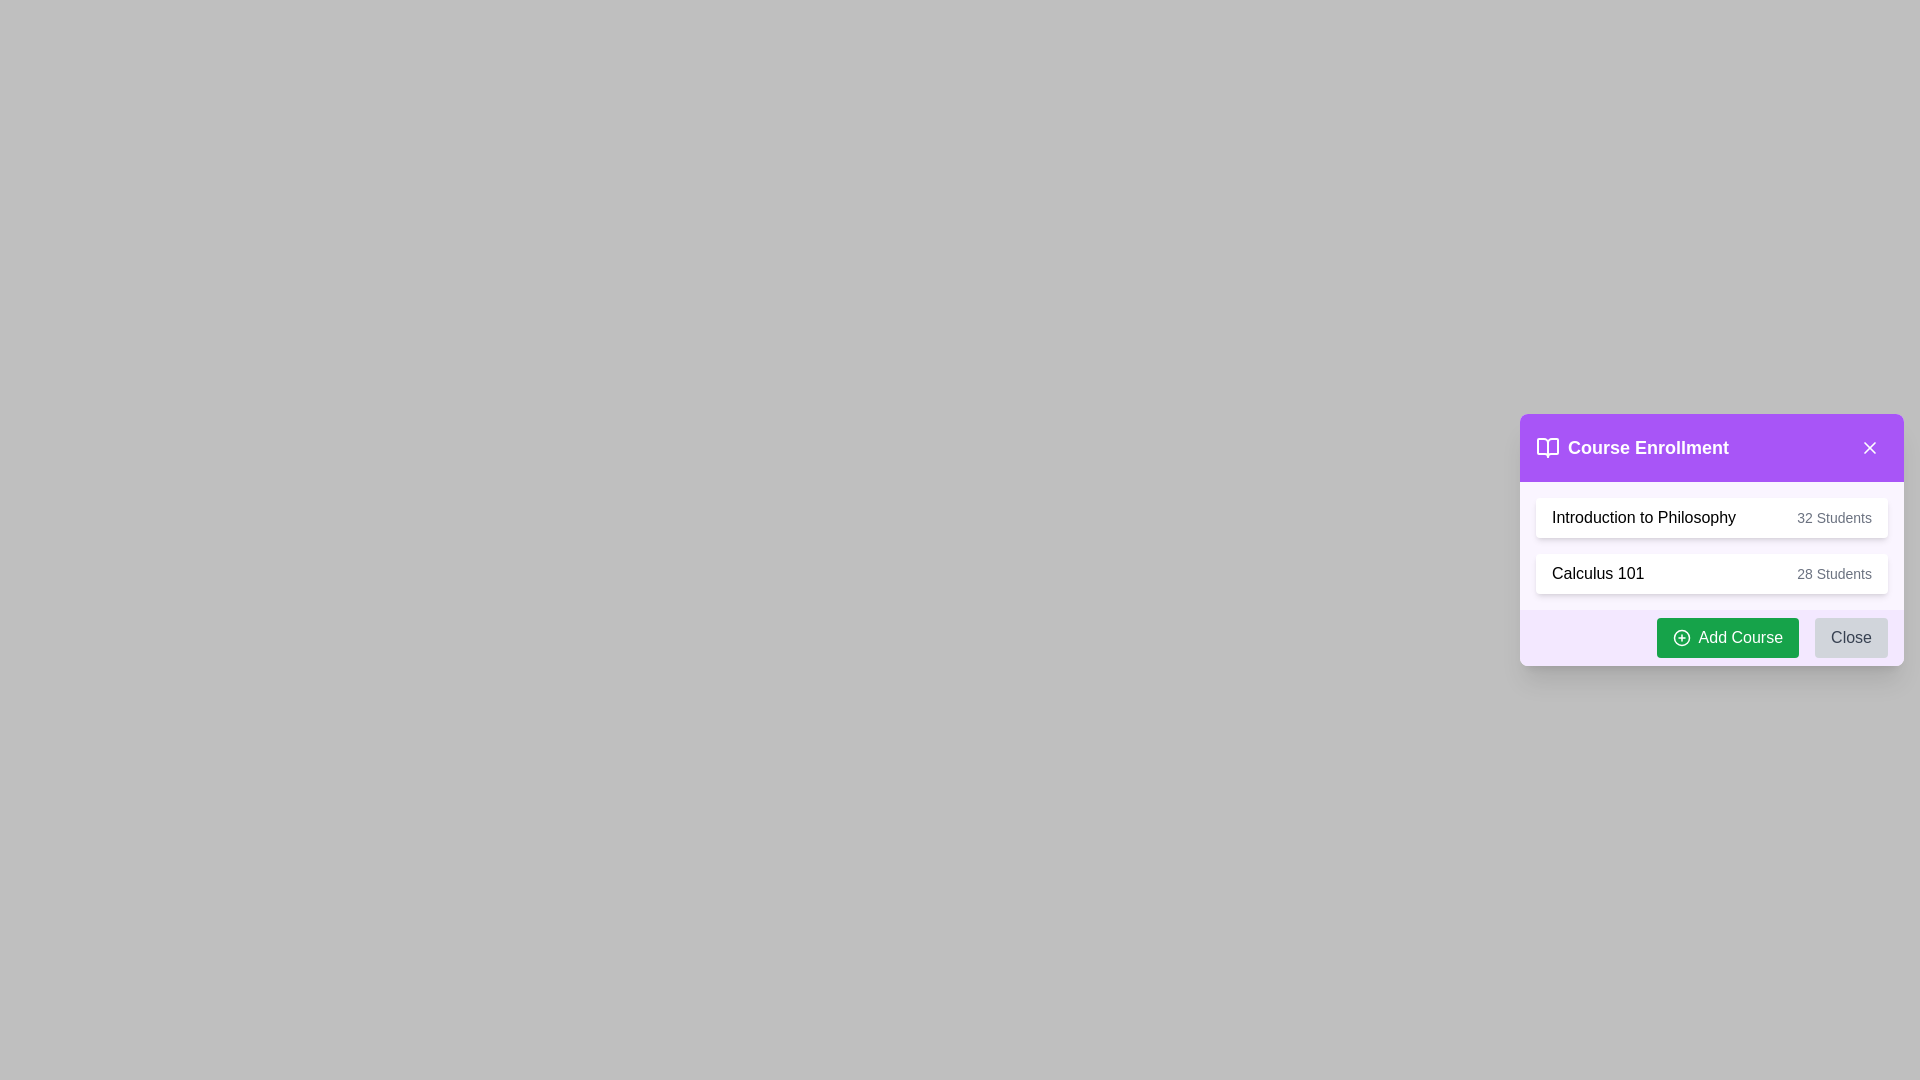 The image size is (1920, 1080). What do you see at coordinates (1711, 637) in the screenshot?
I see `the 'Add Course' button located in the bottom section of the course-enrollment dialog box for visual feedback` at bounding box center [1711, 637].